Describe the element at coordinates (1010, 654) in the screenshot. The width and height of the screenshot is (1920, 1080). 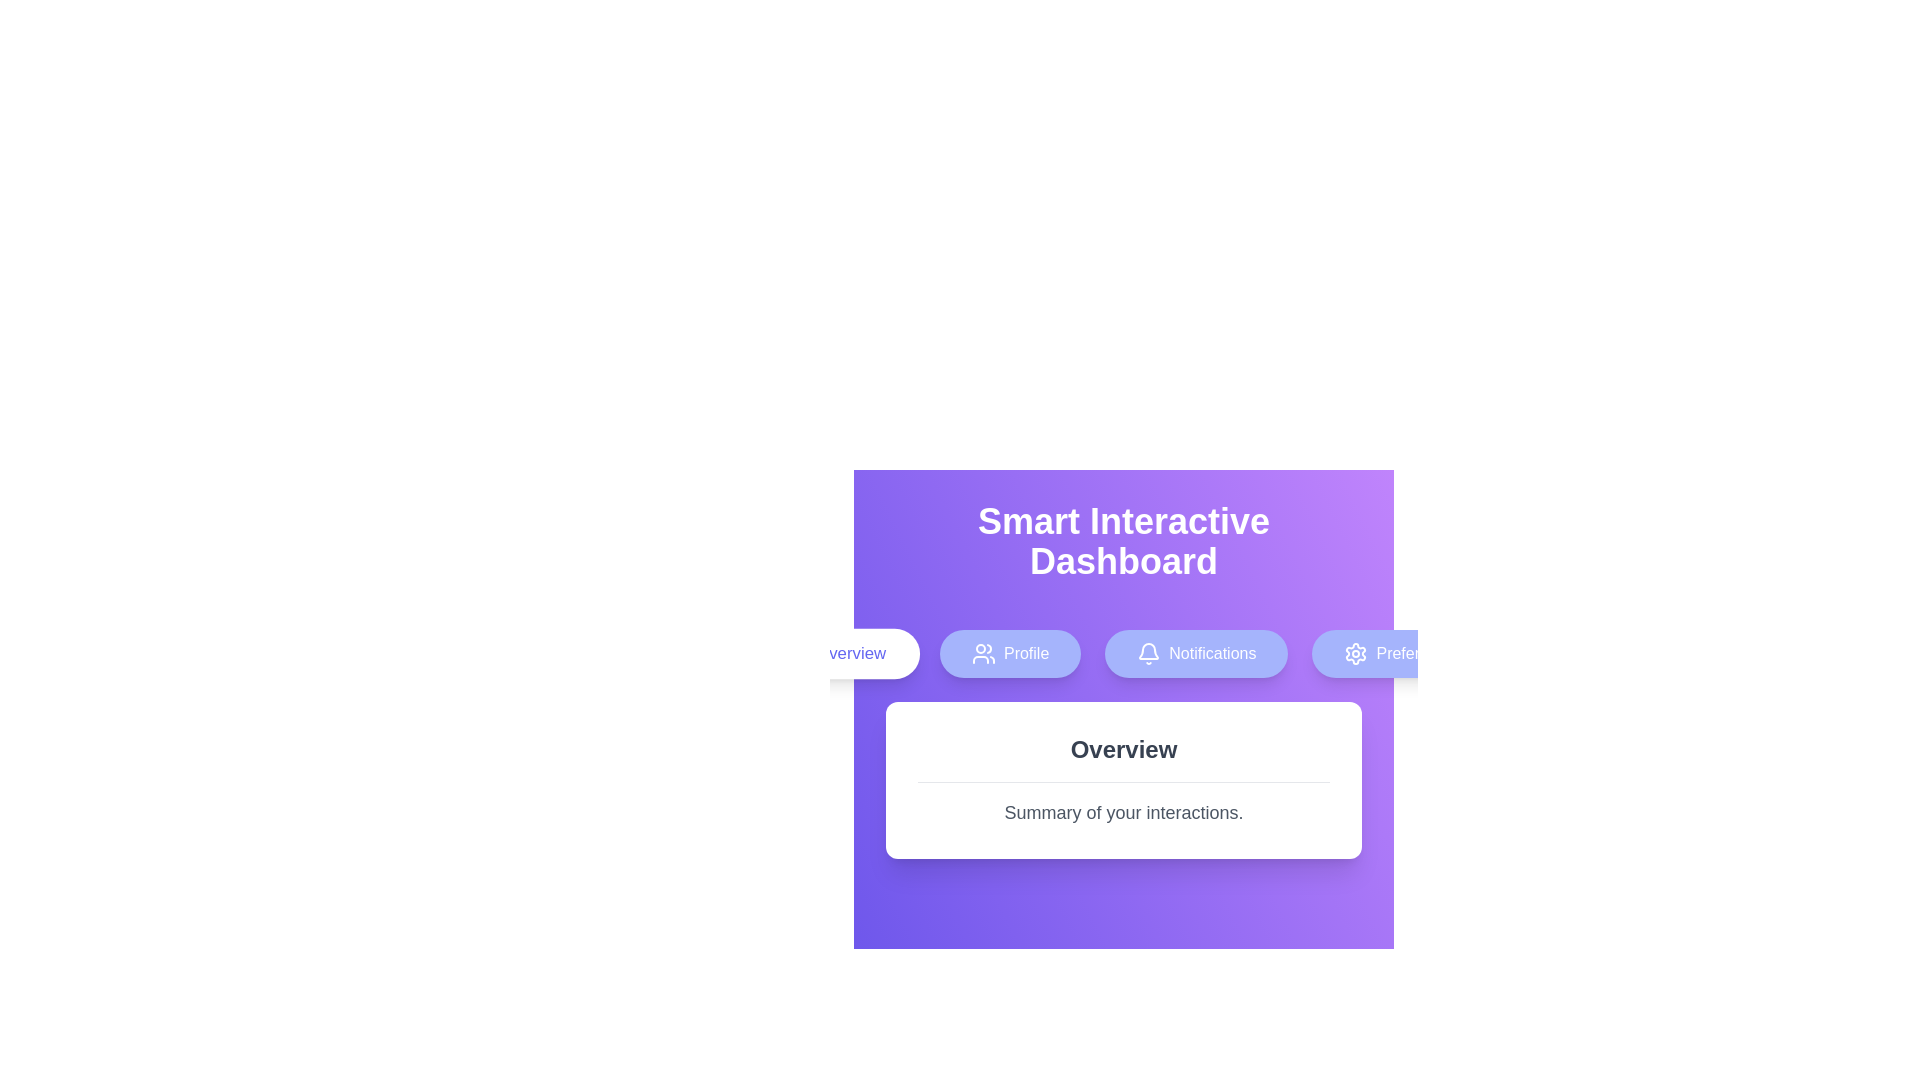
I see `the Profile tab by clicking its corresponding button` at that location.